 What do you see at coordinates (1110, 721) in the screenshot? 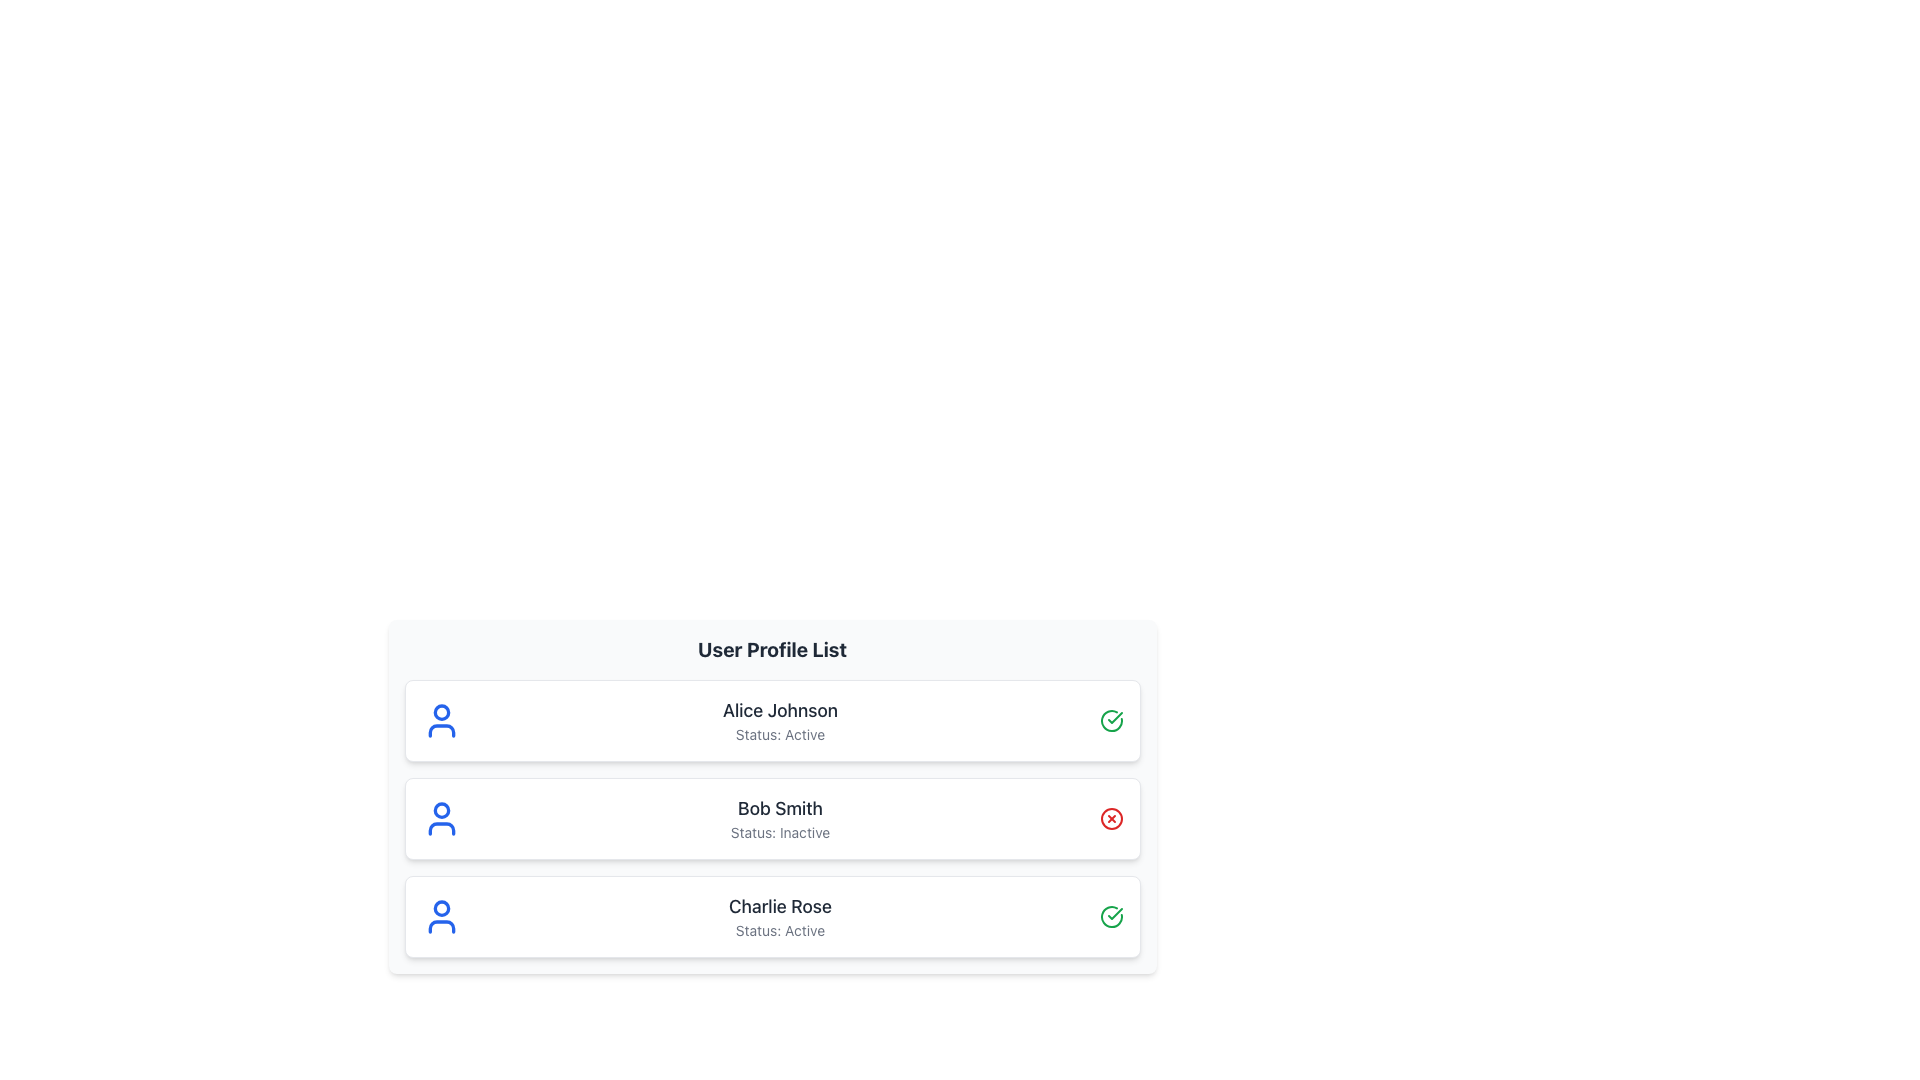
I see `the green circular icon with a checkmark inside, located in the top-right corner of the 'Alice Johnson' profile card` at bounding box center [1110, 721].